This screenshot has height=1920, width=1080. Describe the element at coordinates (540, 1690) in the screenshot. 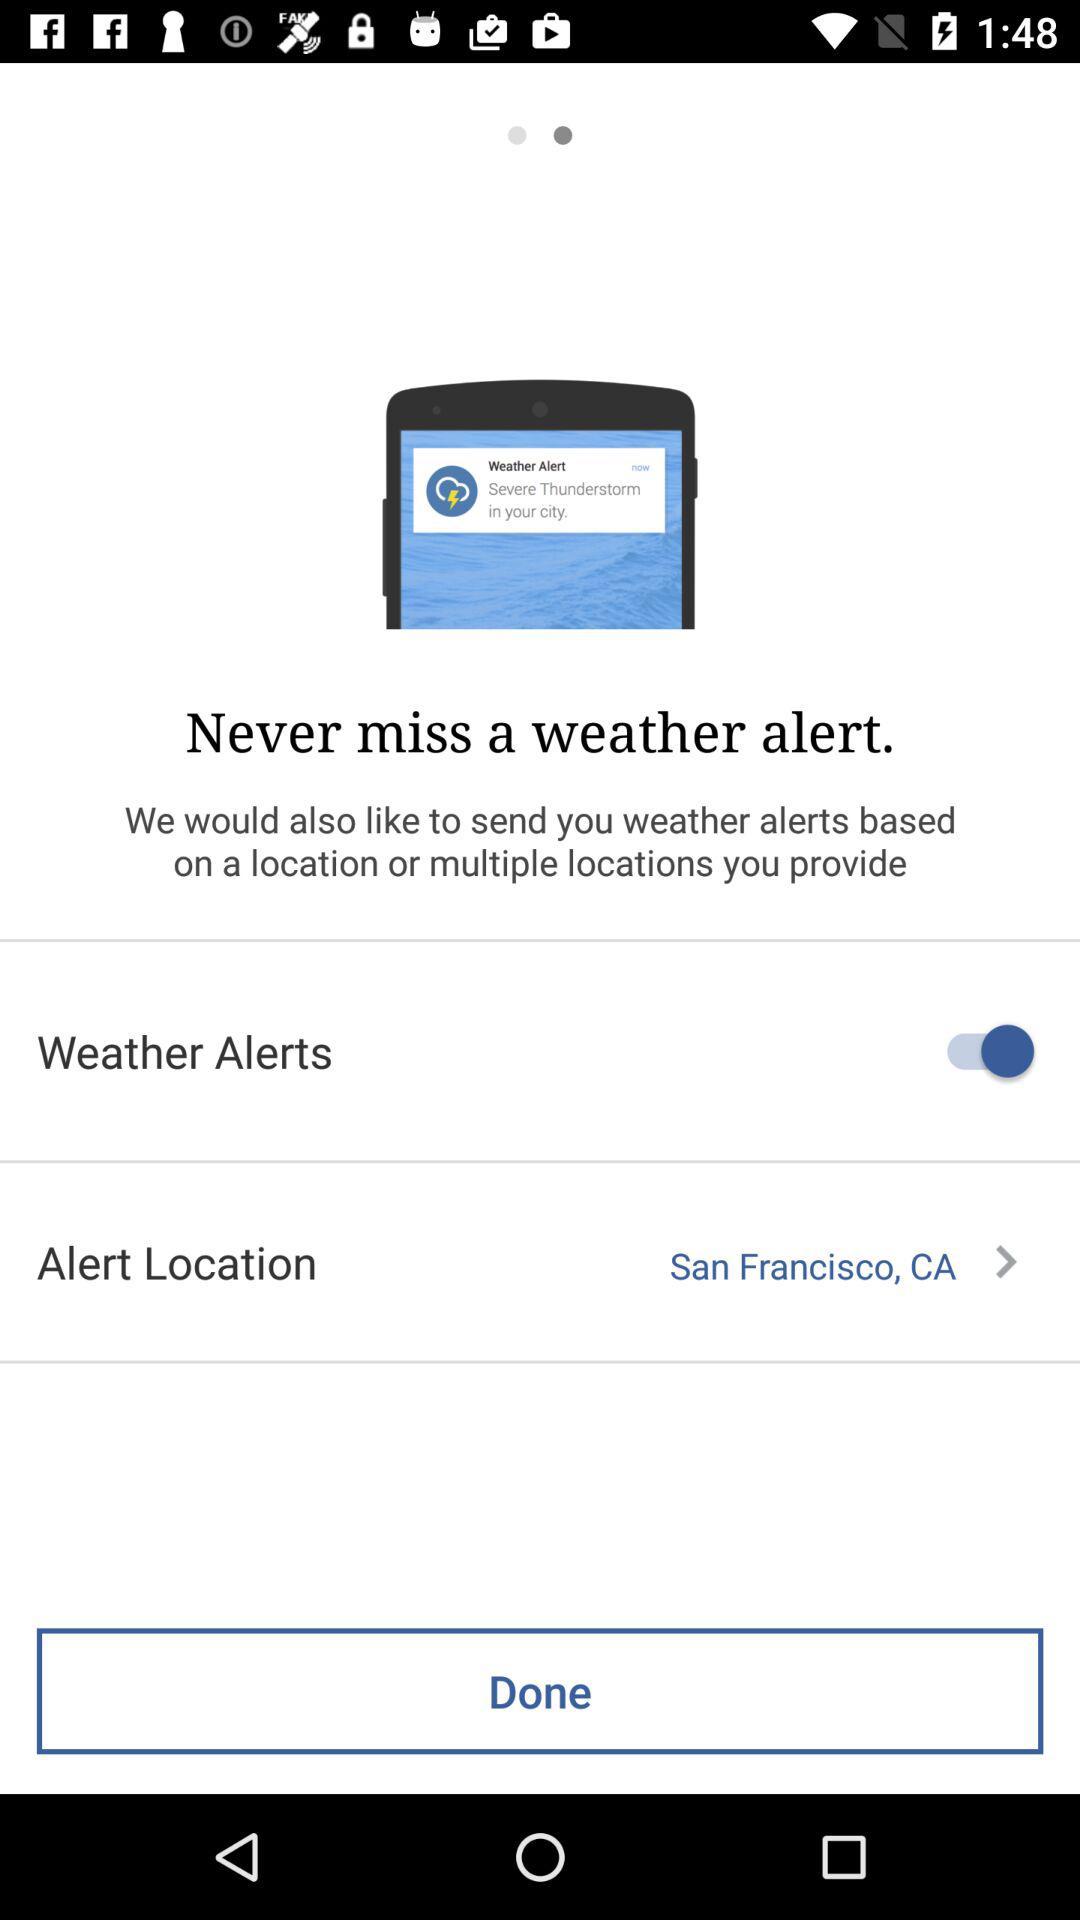

I see `done` at that location.